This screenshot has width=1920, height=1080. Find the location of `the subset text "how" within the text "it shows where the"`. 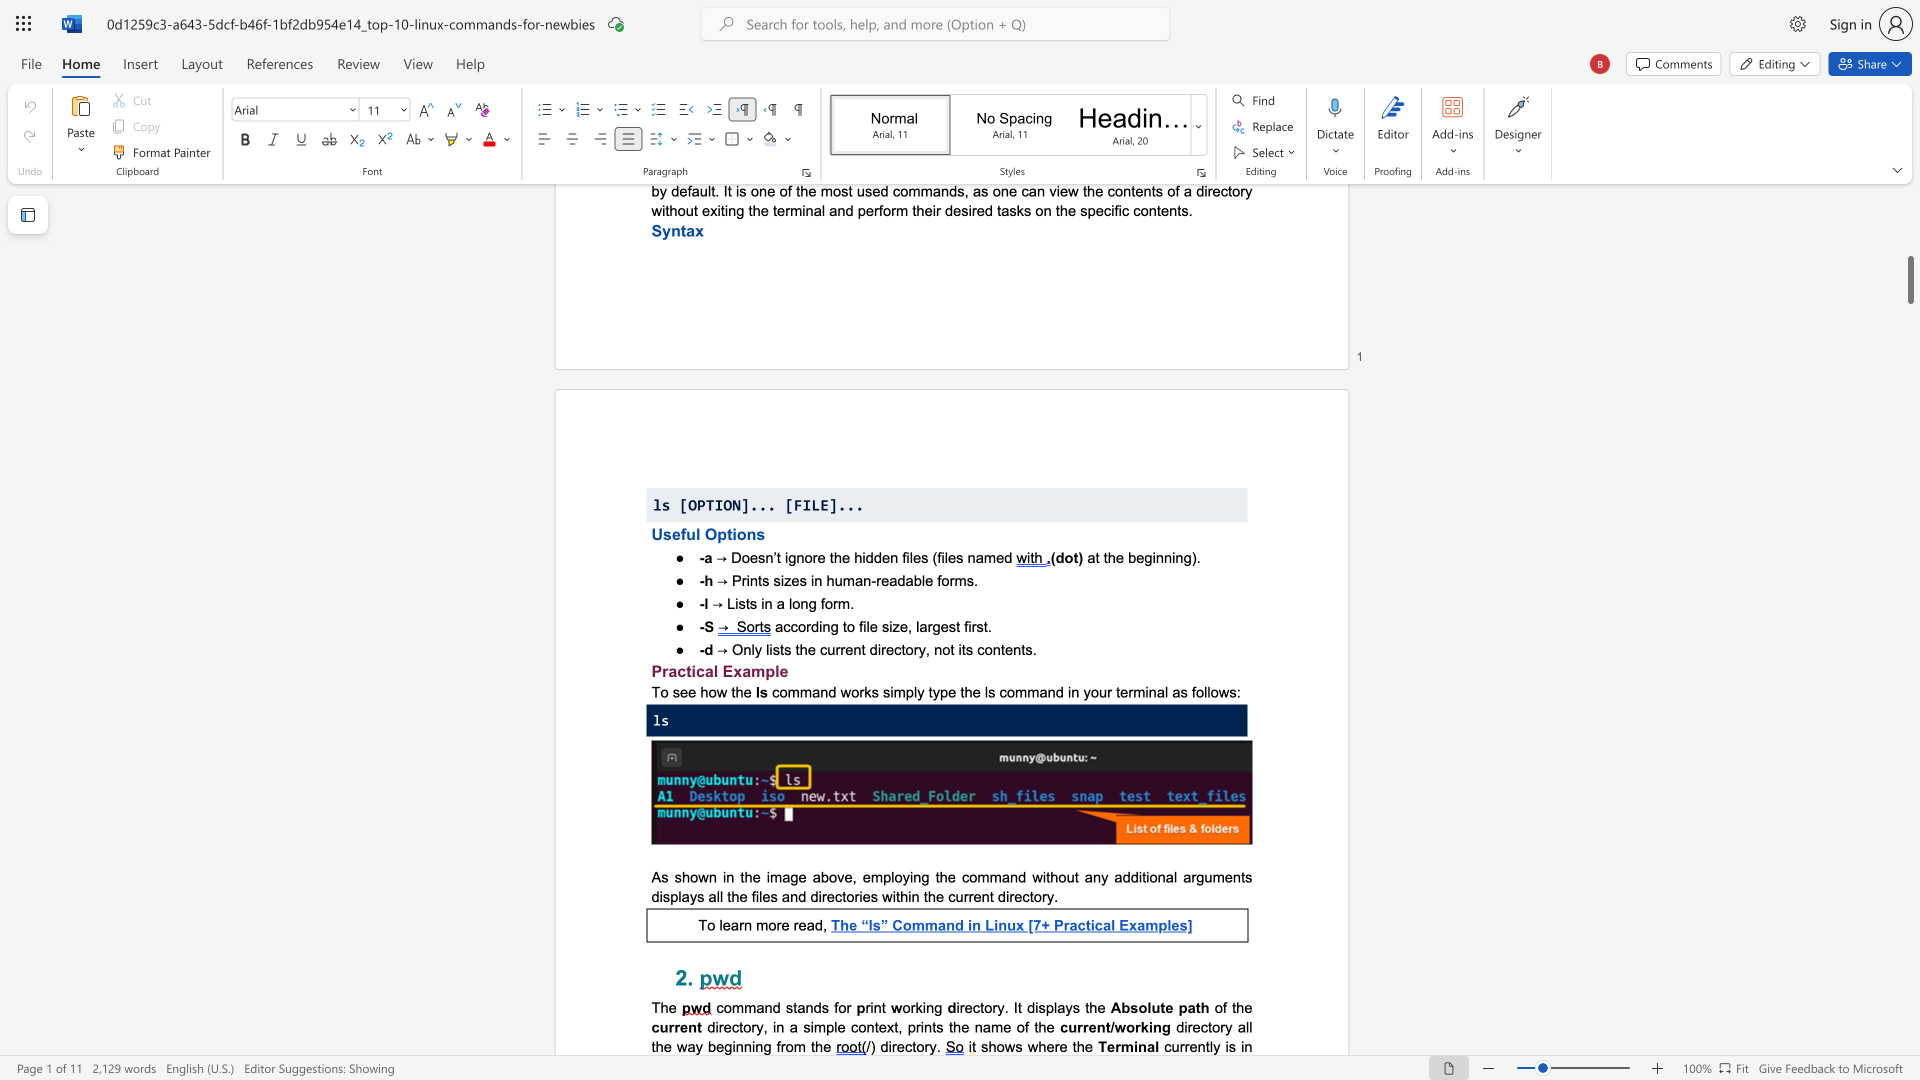

the subset text "how" within the text "it shows where the" is located at coordinates (988, 1045).